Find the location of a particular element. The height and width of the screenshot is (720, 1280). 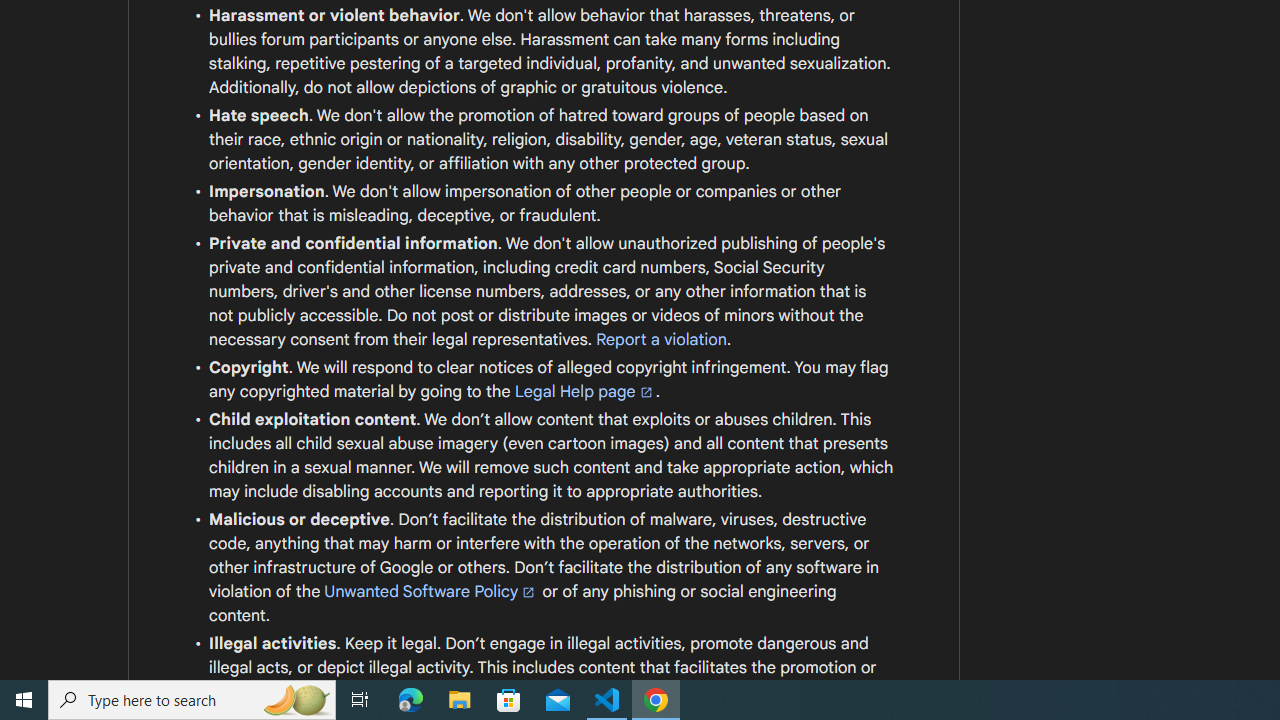

'Unwanted Software Policy' is located at coordinates (430, 590).